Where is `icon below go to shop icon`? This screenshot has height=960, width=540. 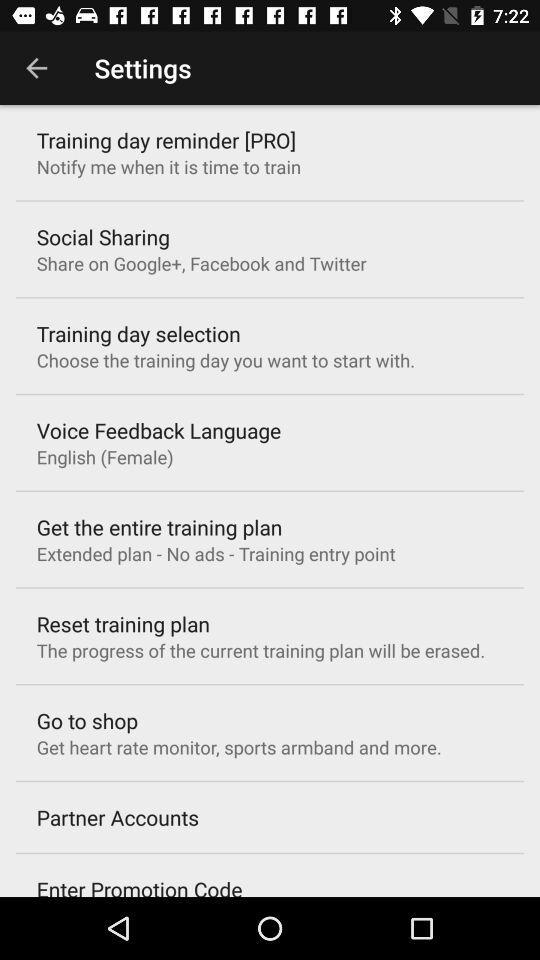
icon below go to shop icon is located at coordinates (239, 746).